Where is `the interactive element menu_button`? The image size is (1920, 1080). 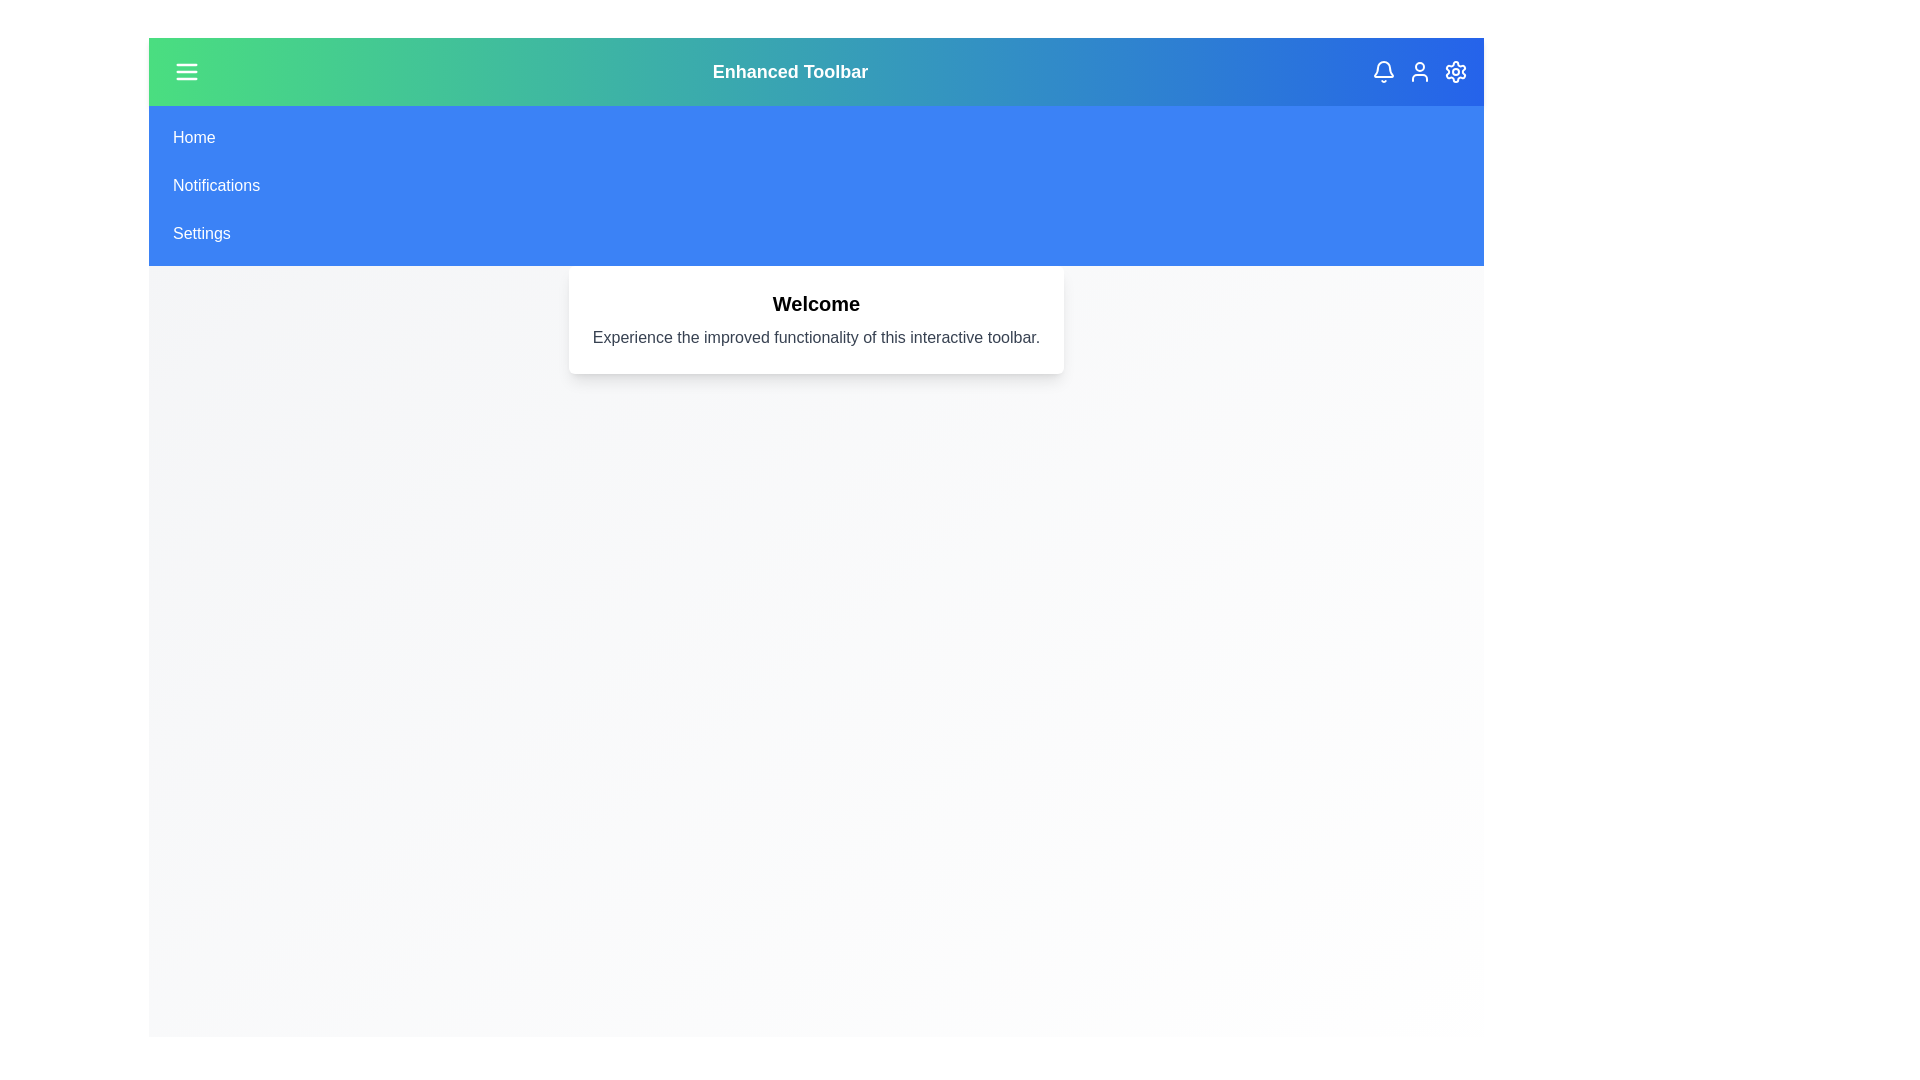
the interactive element menu_button is located at coordinates (187, 71).